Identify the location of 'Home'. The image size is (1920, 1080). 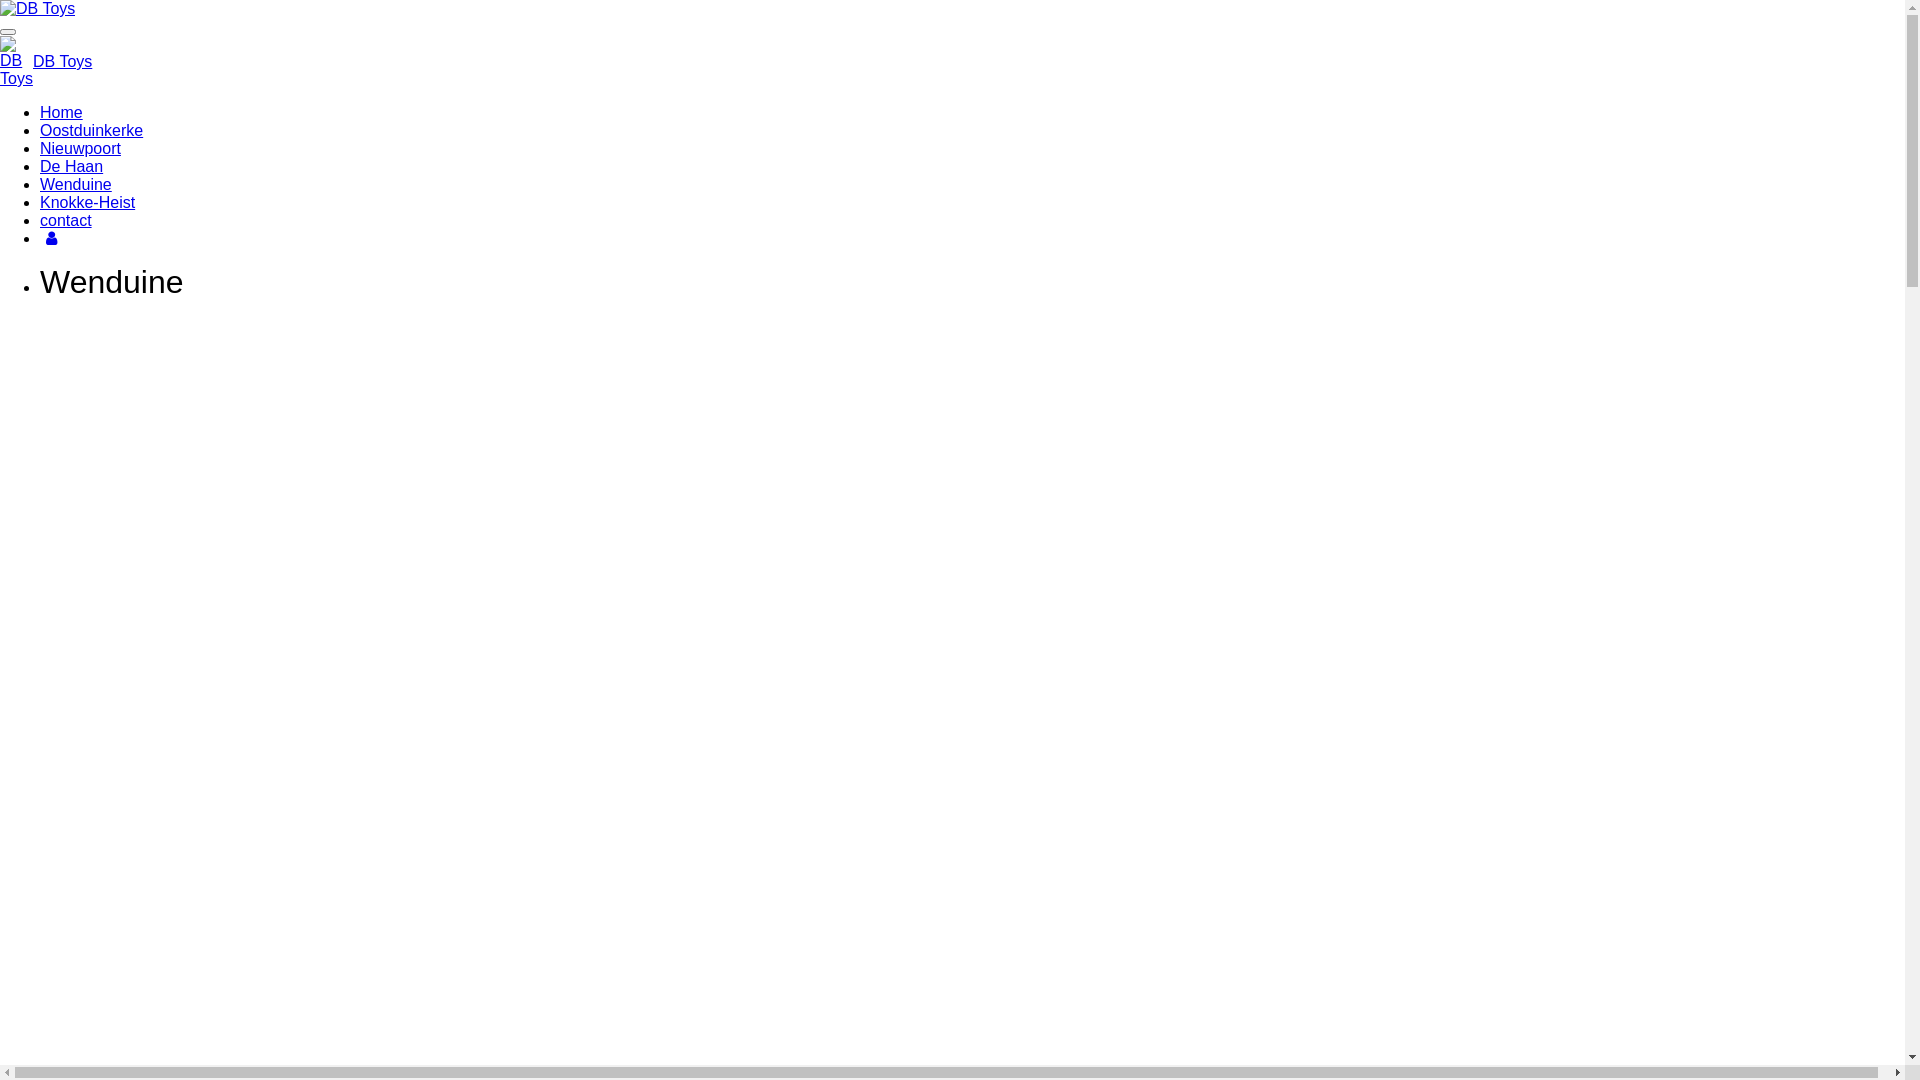
(61, 112).